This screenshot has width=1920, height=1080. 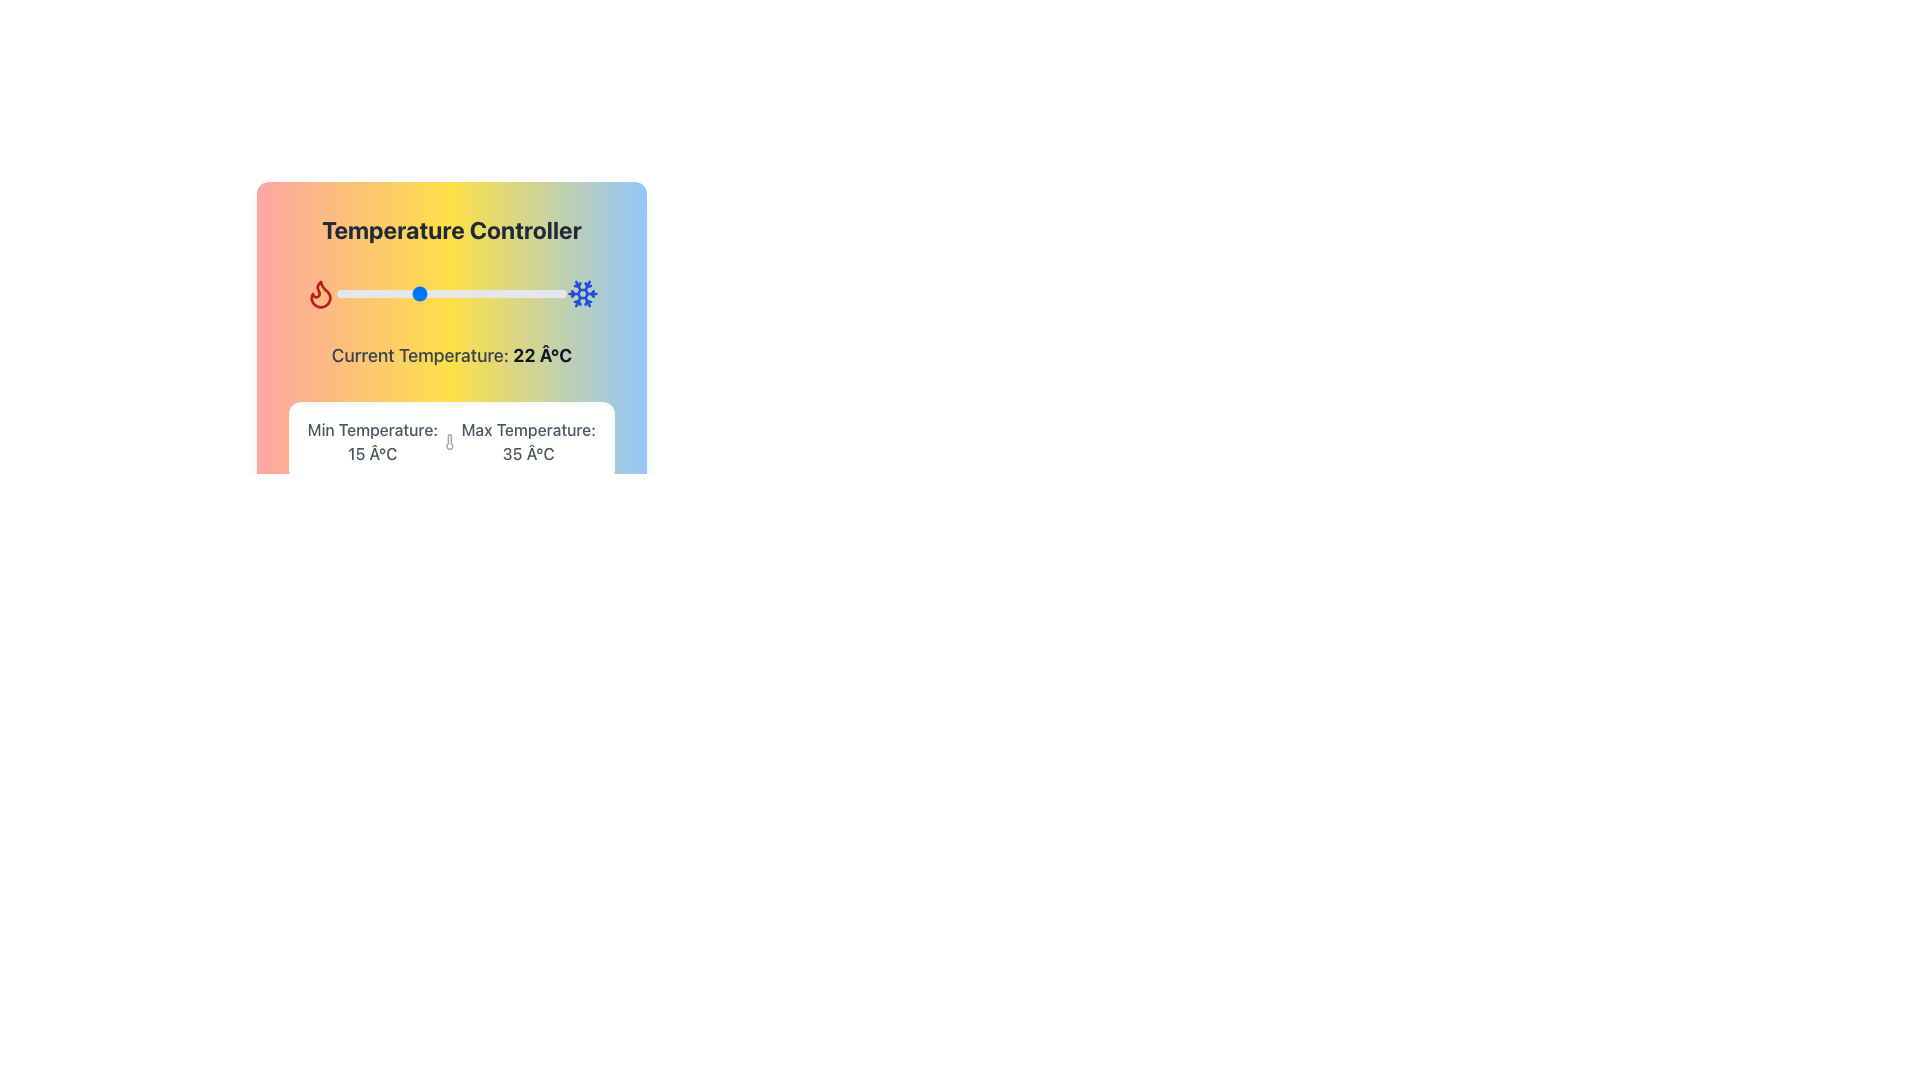 I want to click on the static text label displaying 'Temperature Controller' which is prominently placed at the top of a colorful gradient background interface, so click(x=450, y=229).